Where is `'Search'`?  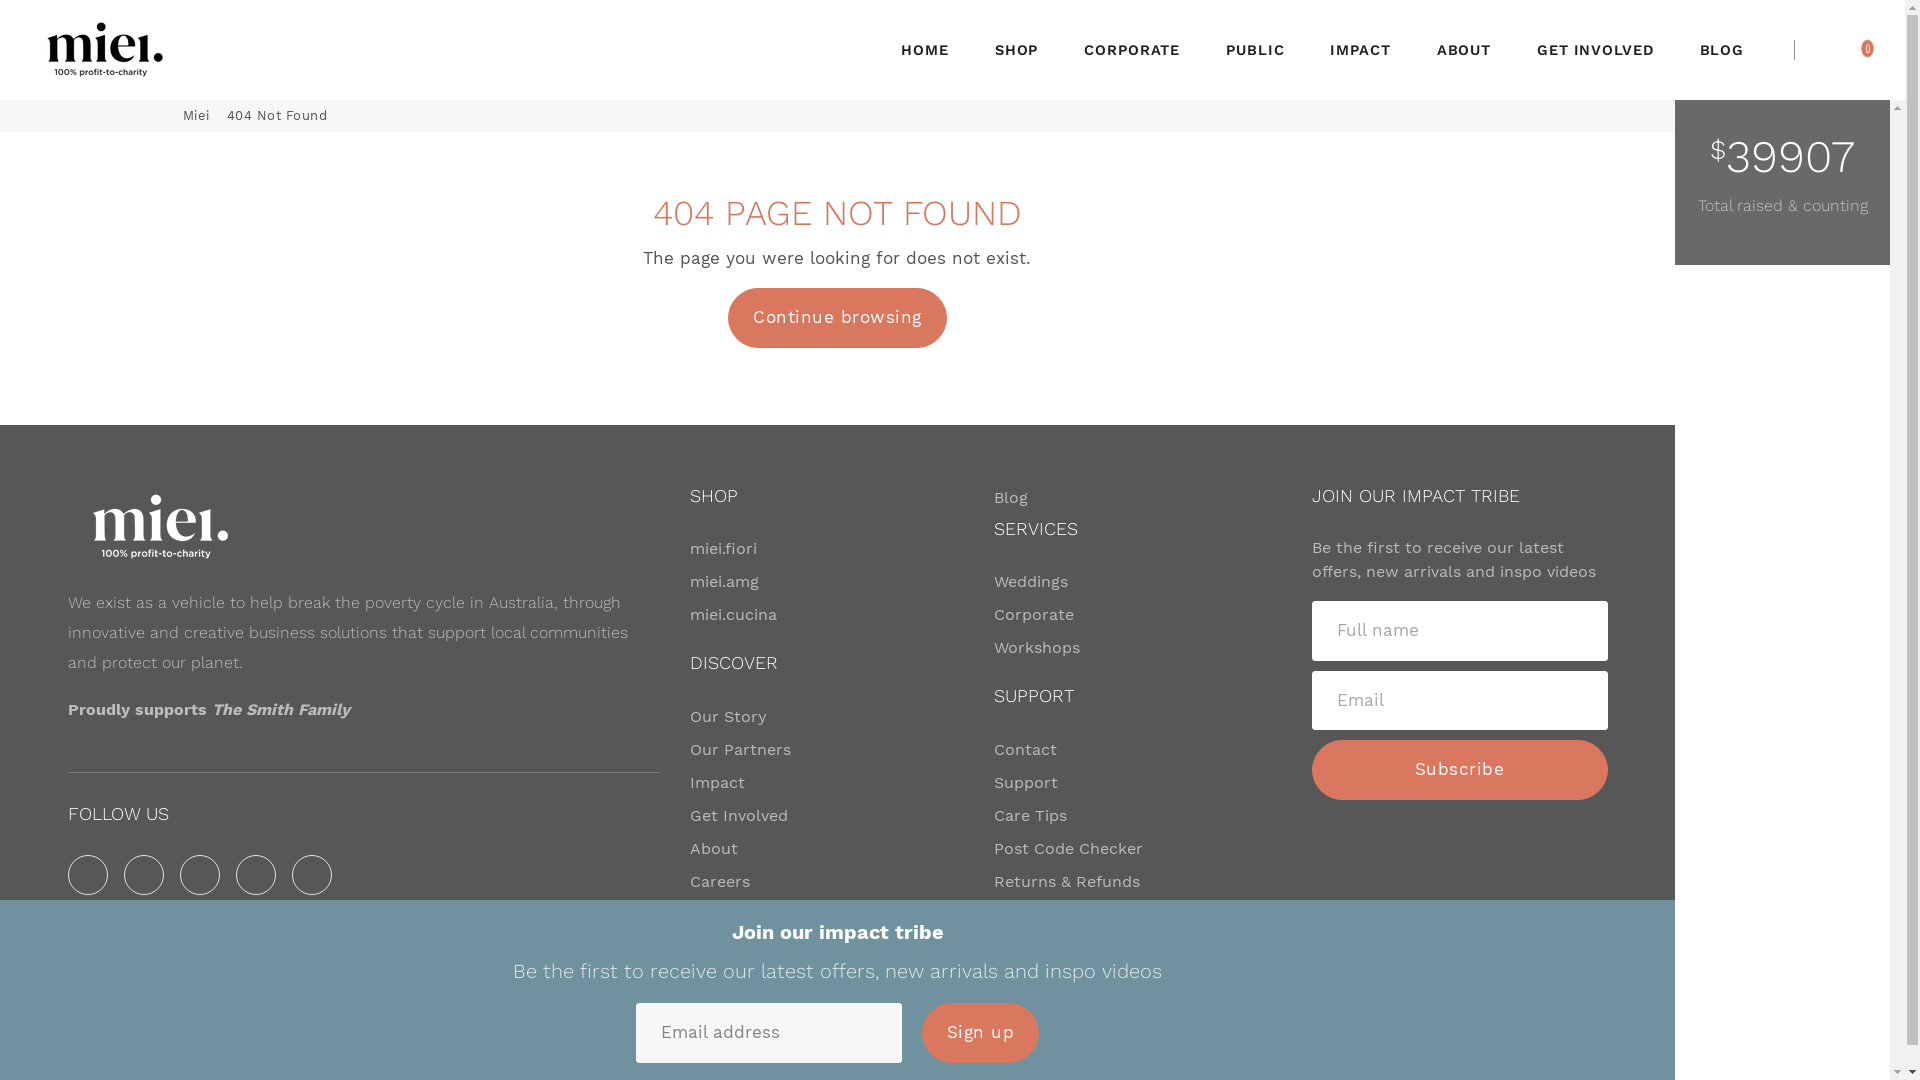
'Search' is located at coordinates (1834, 46).